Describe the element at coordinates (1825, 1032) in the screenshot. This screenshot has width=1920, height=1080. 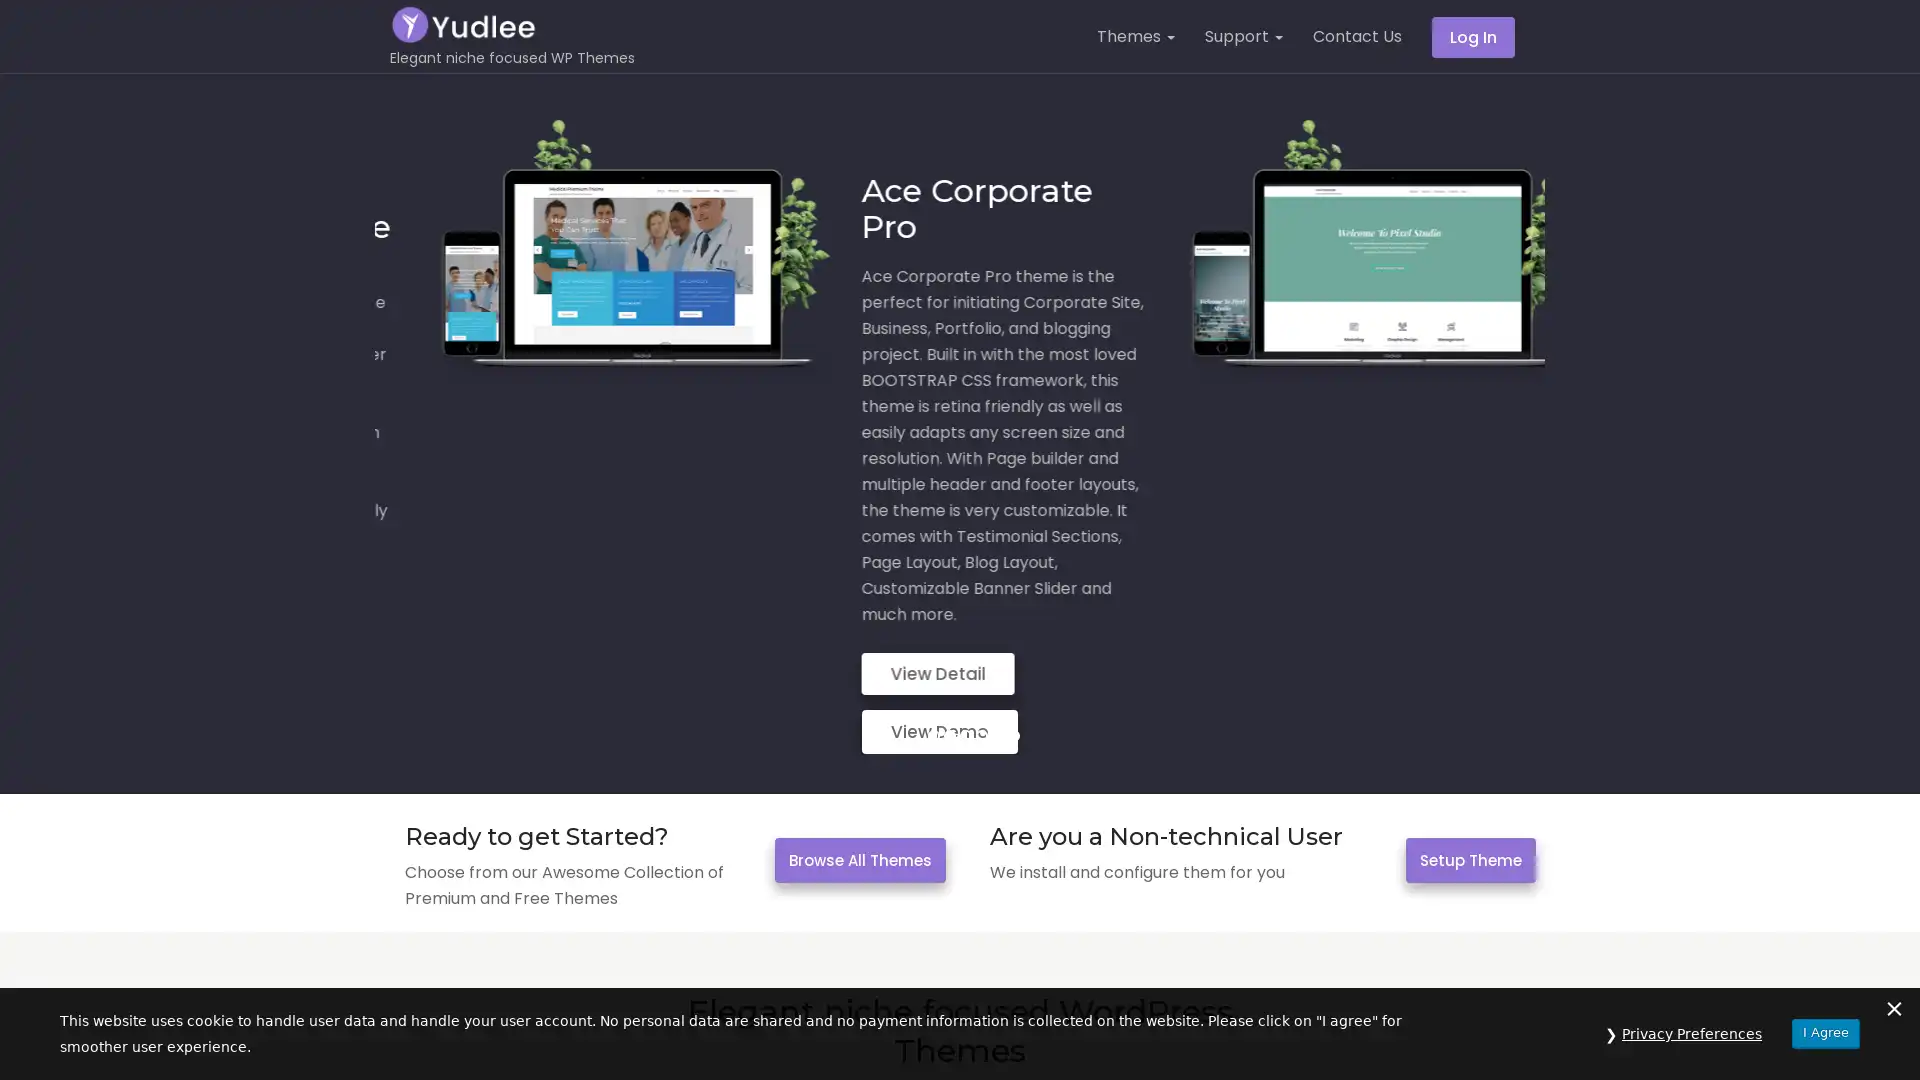
I see `I Agree` at that location.